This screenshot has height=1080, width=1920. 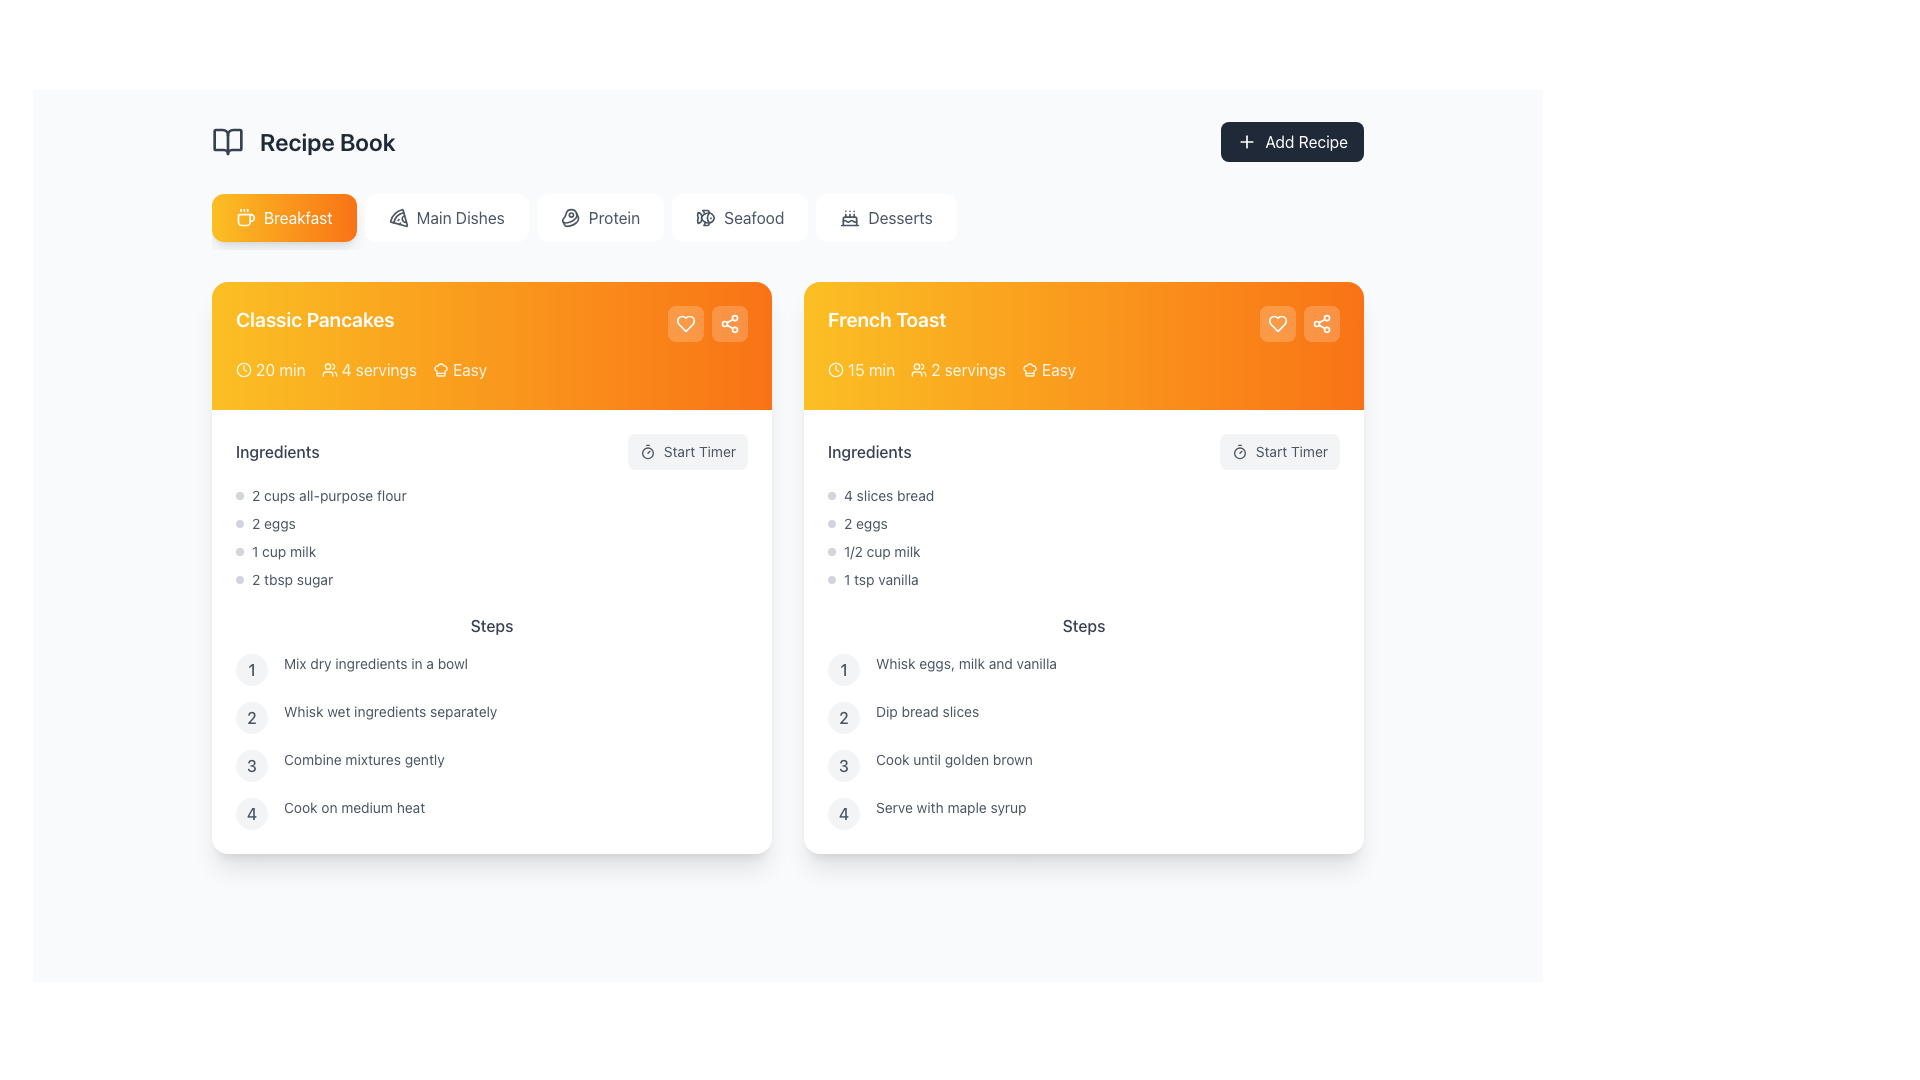 I want to click on the second step in the recipe list, which states 'Whisk wet ingredients separately', so click(x=491, y=716).